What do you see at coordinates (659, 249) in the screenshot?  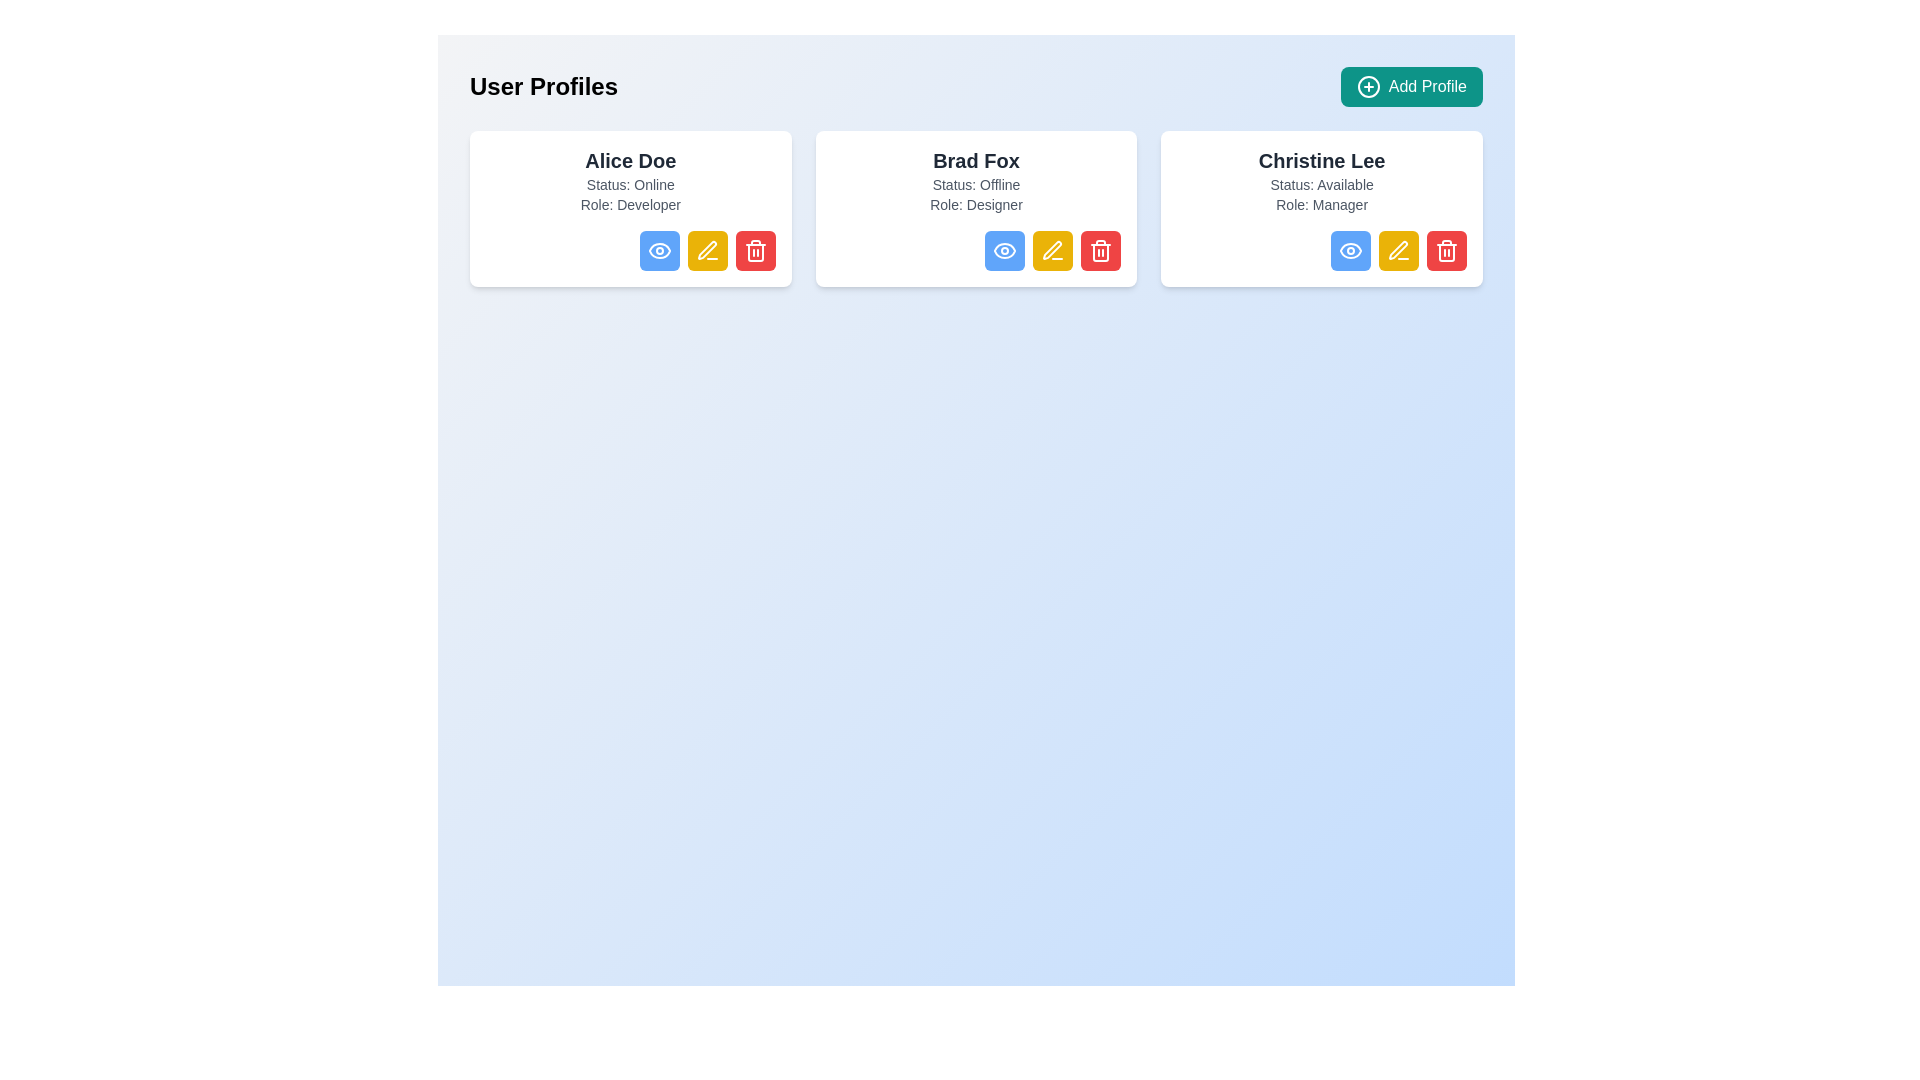 I see `the eye icon button, which is a blue circular button located at the leftmost position in the control group next to the user profile card labeled 'Alice Doe'` at bounding box center [659, 249].